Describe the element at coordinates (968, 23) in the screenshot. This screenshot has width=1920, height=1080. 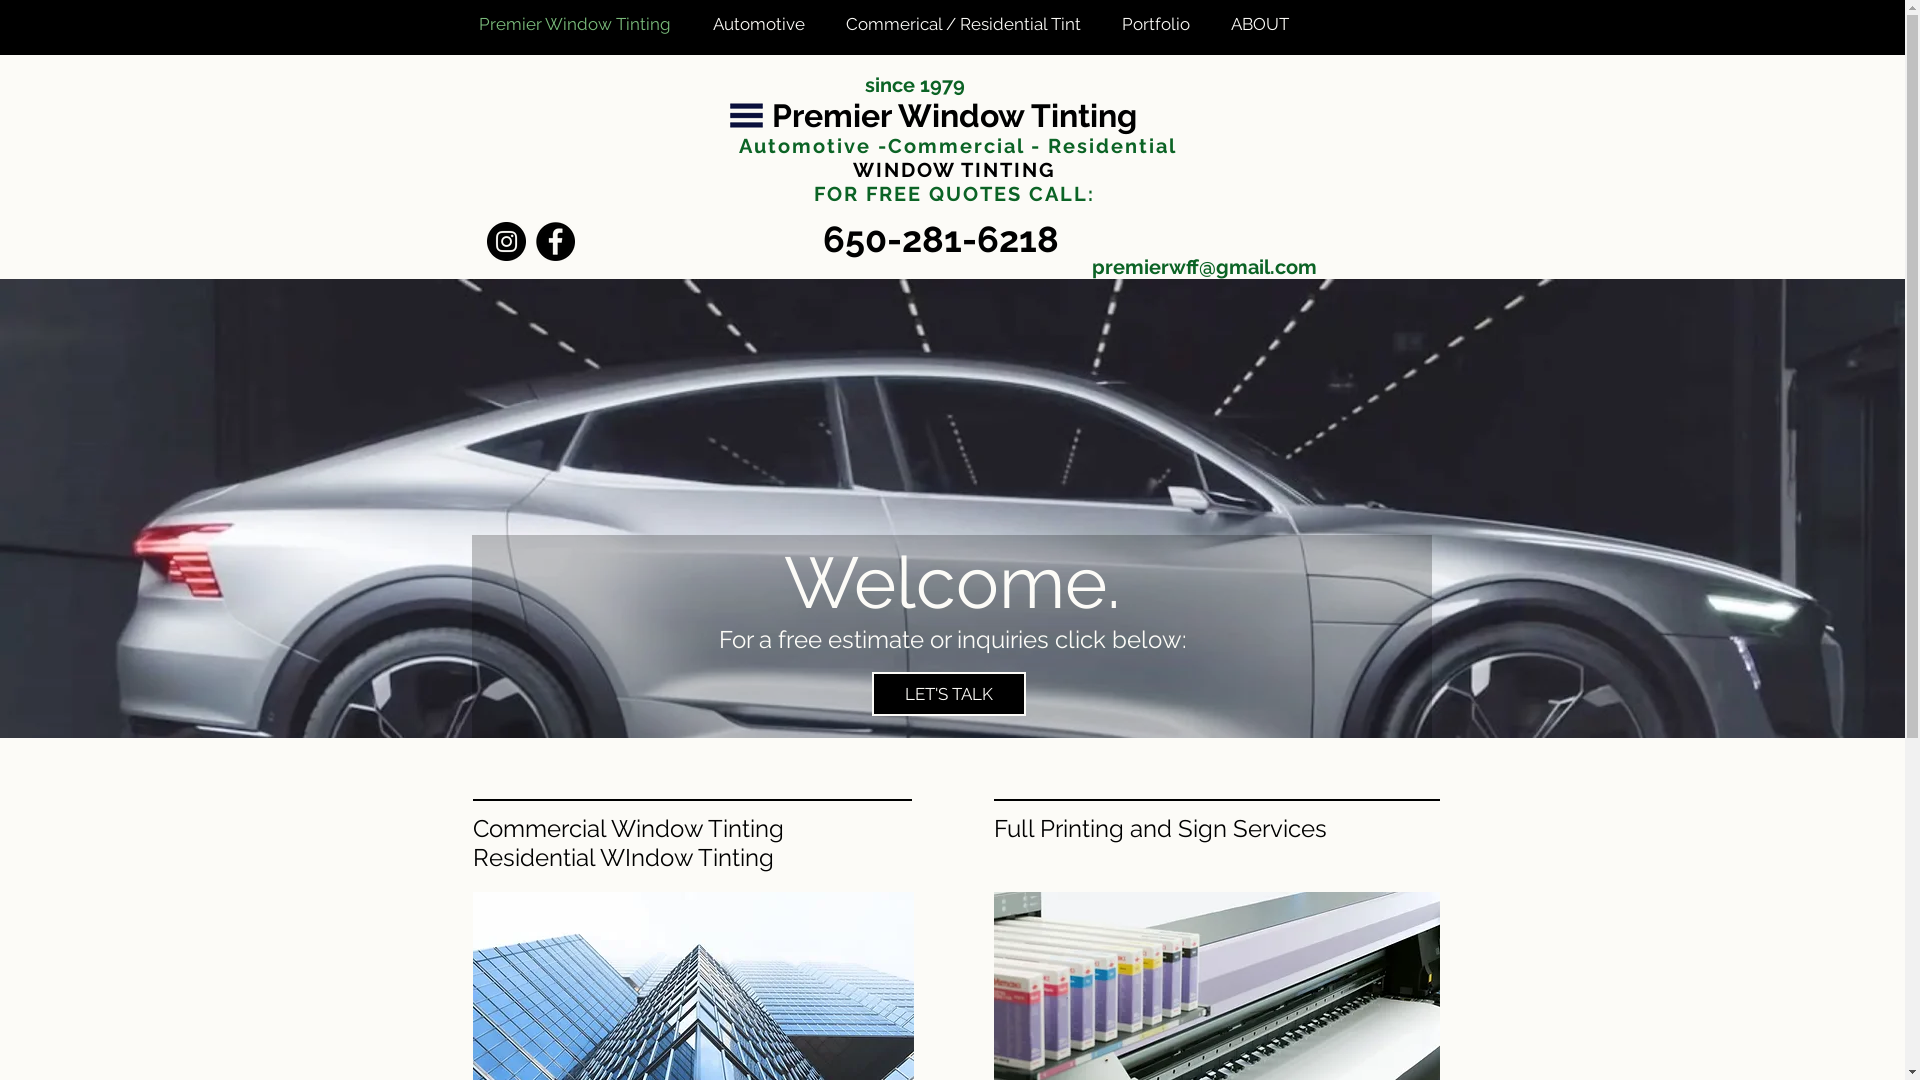
I see `'Commerical / Residential Tint'` at that location.